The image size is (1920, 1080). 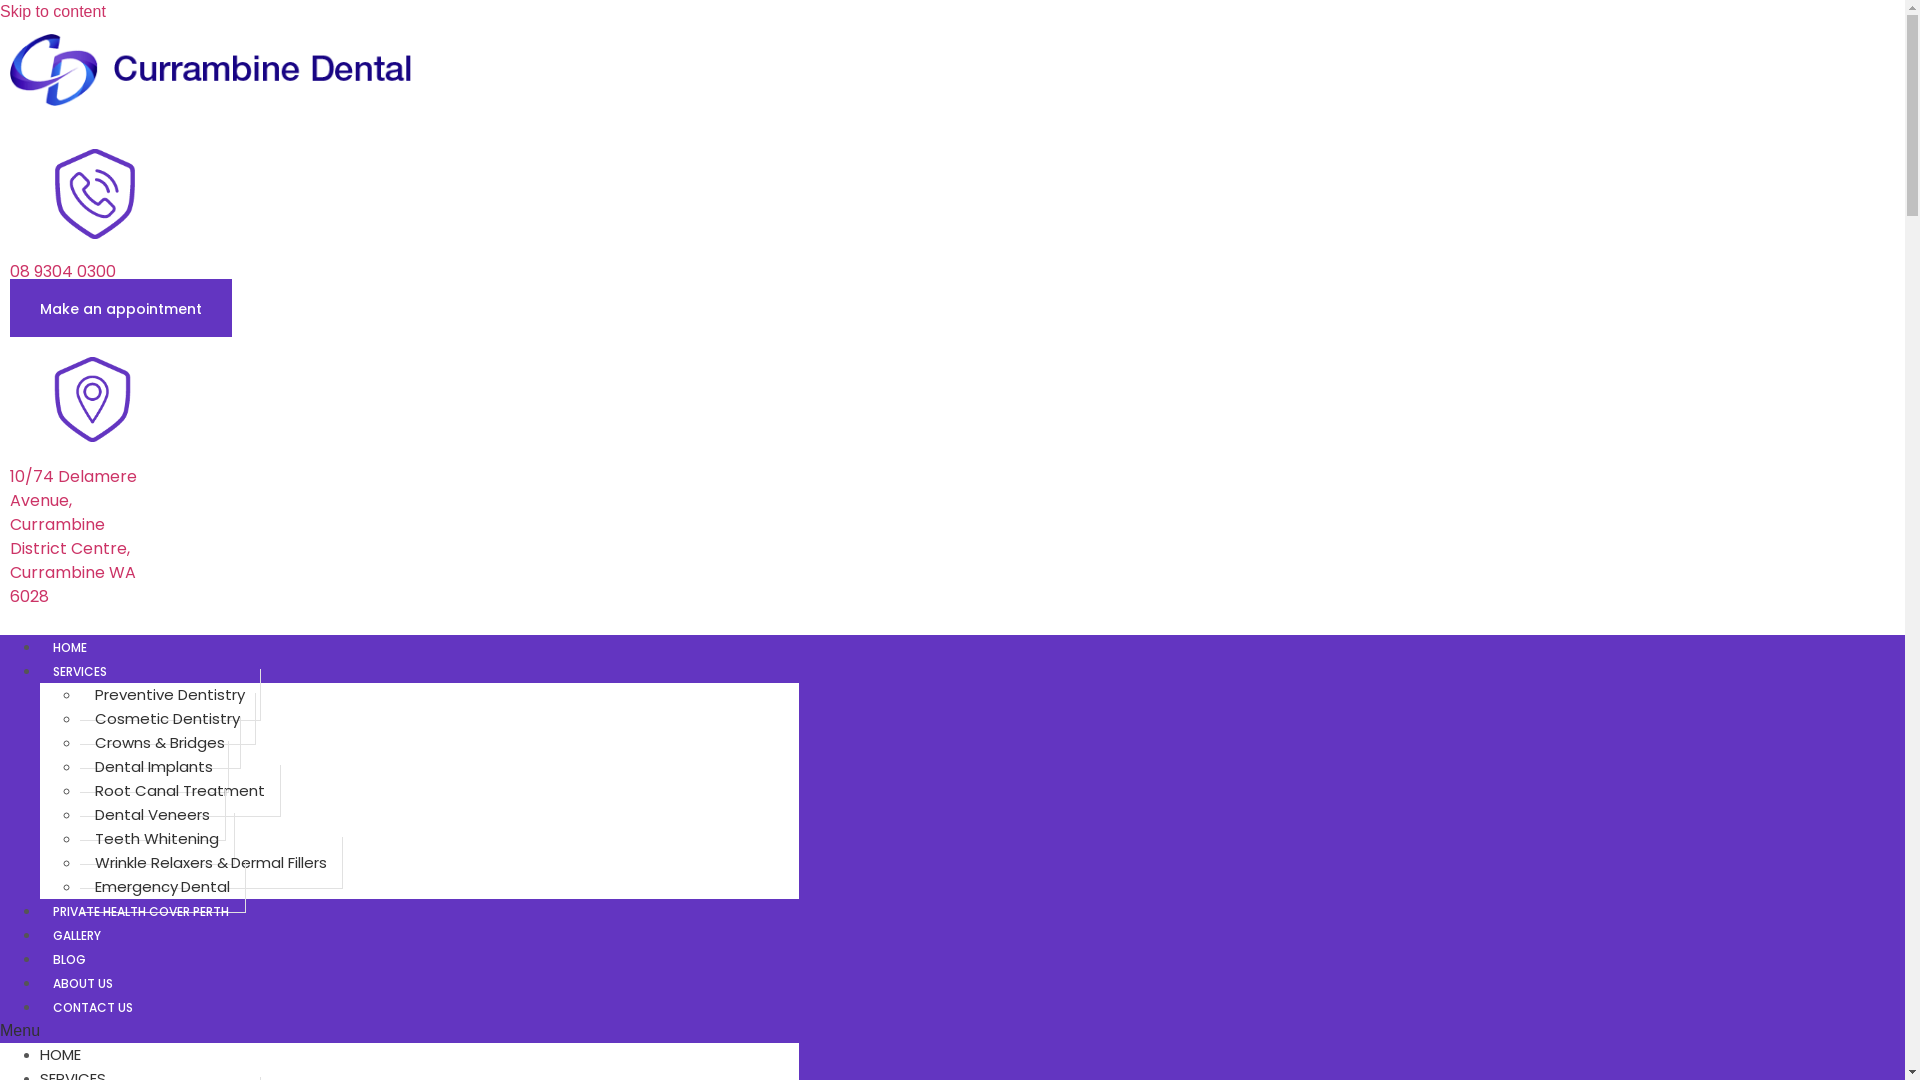 I want to click on 'GALLERY', so click(x=77, y=933).